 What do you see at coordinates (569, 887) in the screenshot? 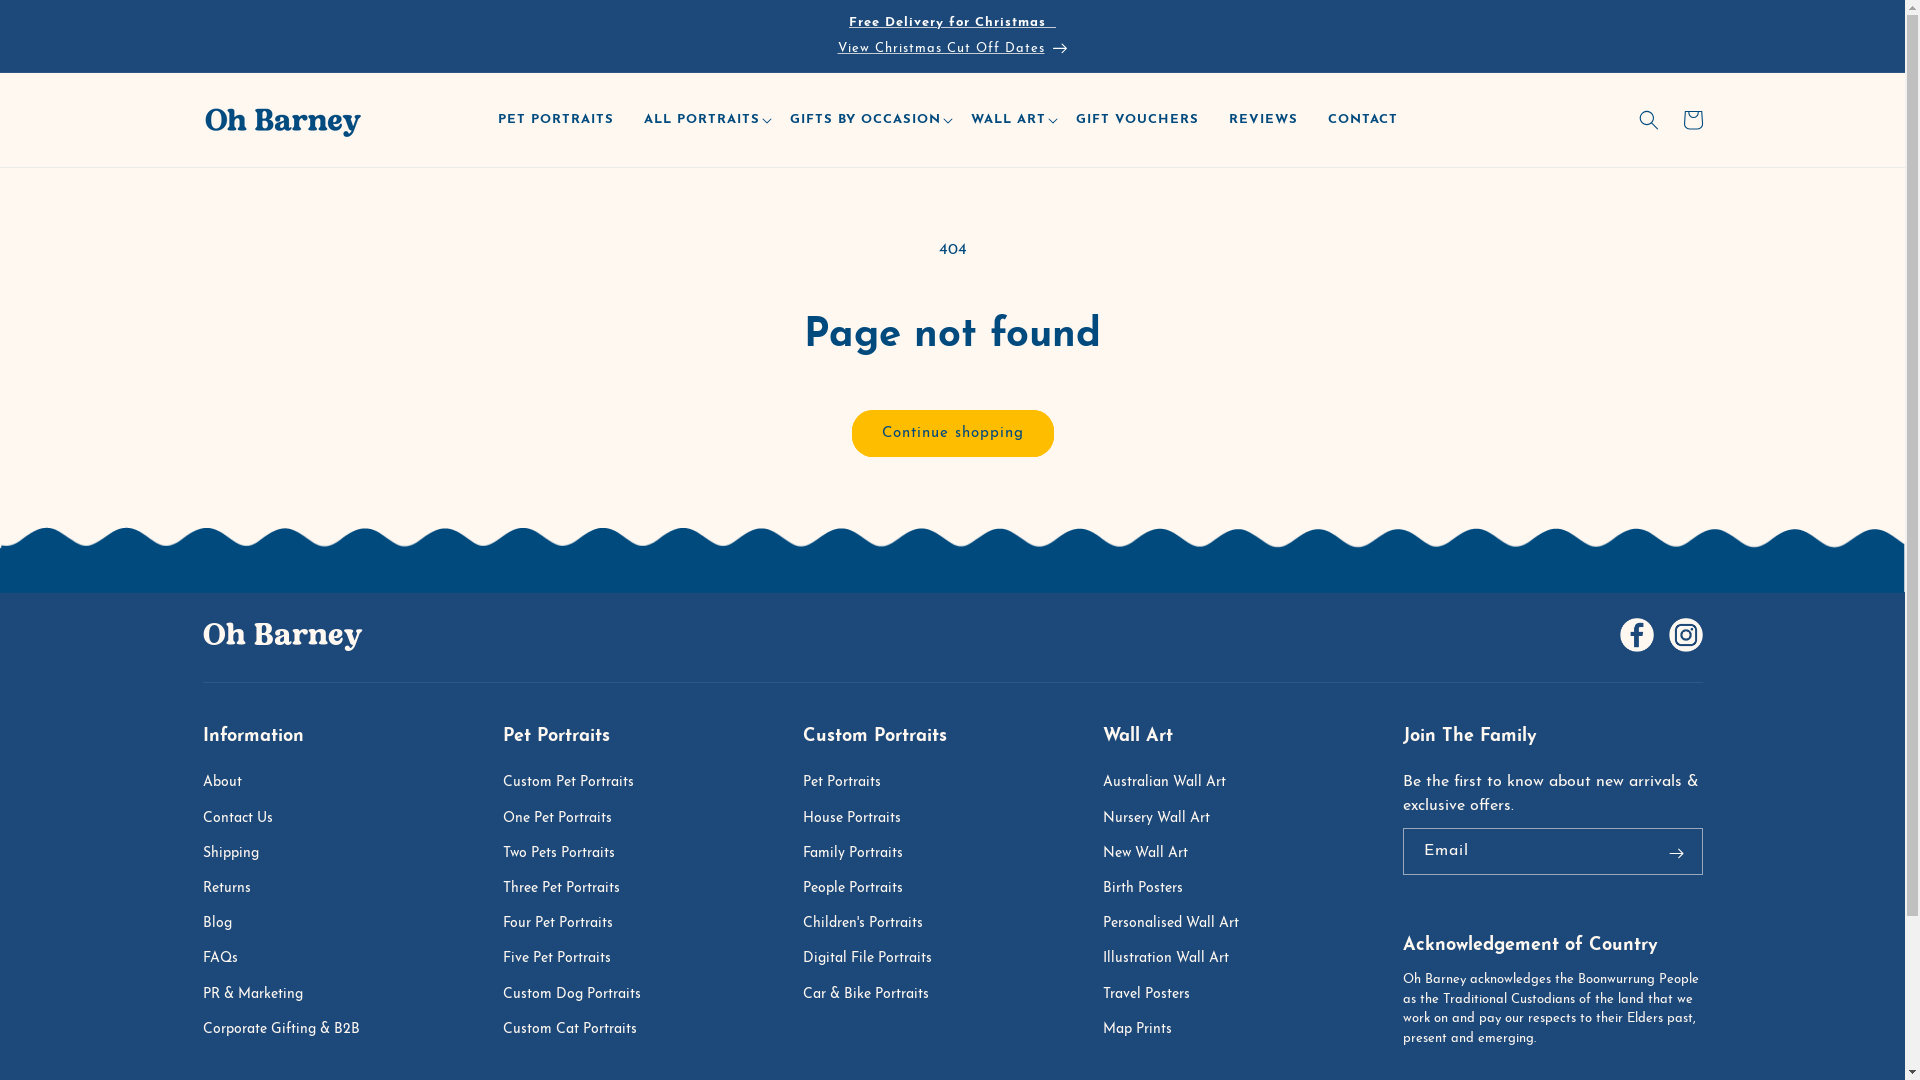
I see `'Three Pet Portraits'` at bounding box center [569, 887].